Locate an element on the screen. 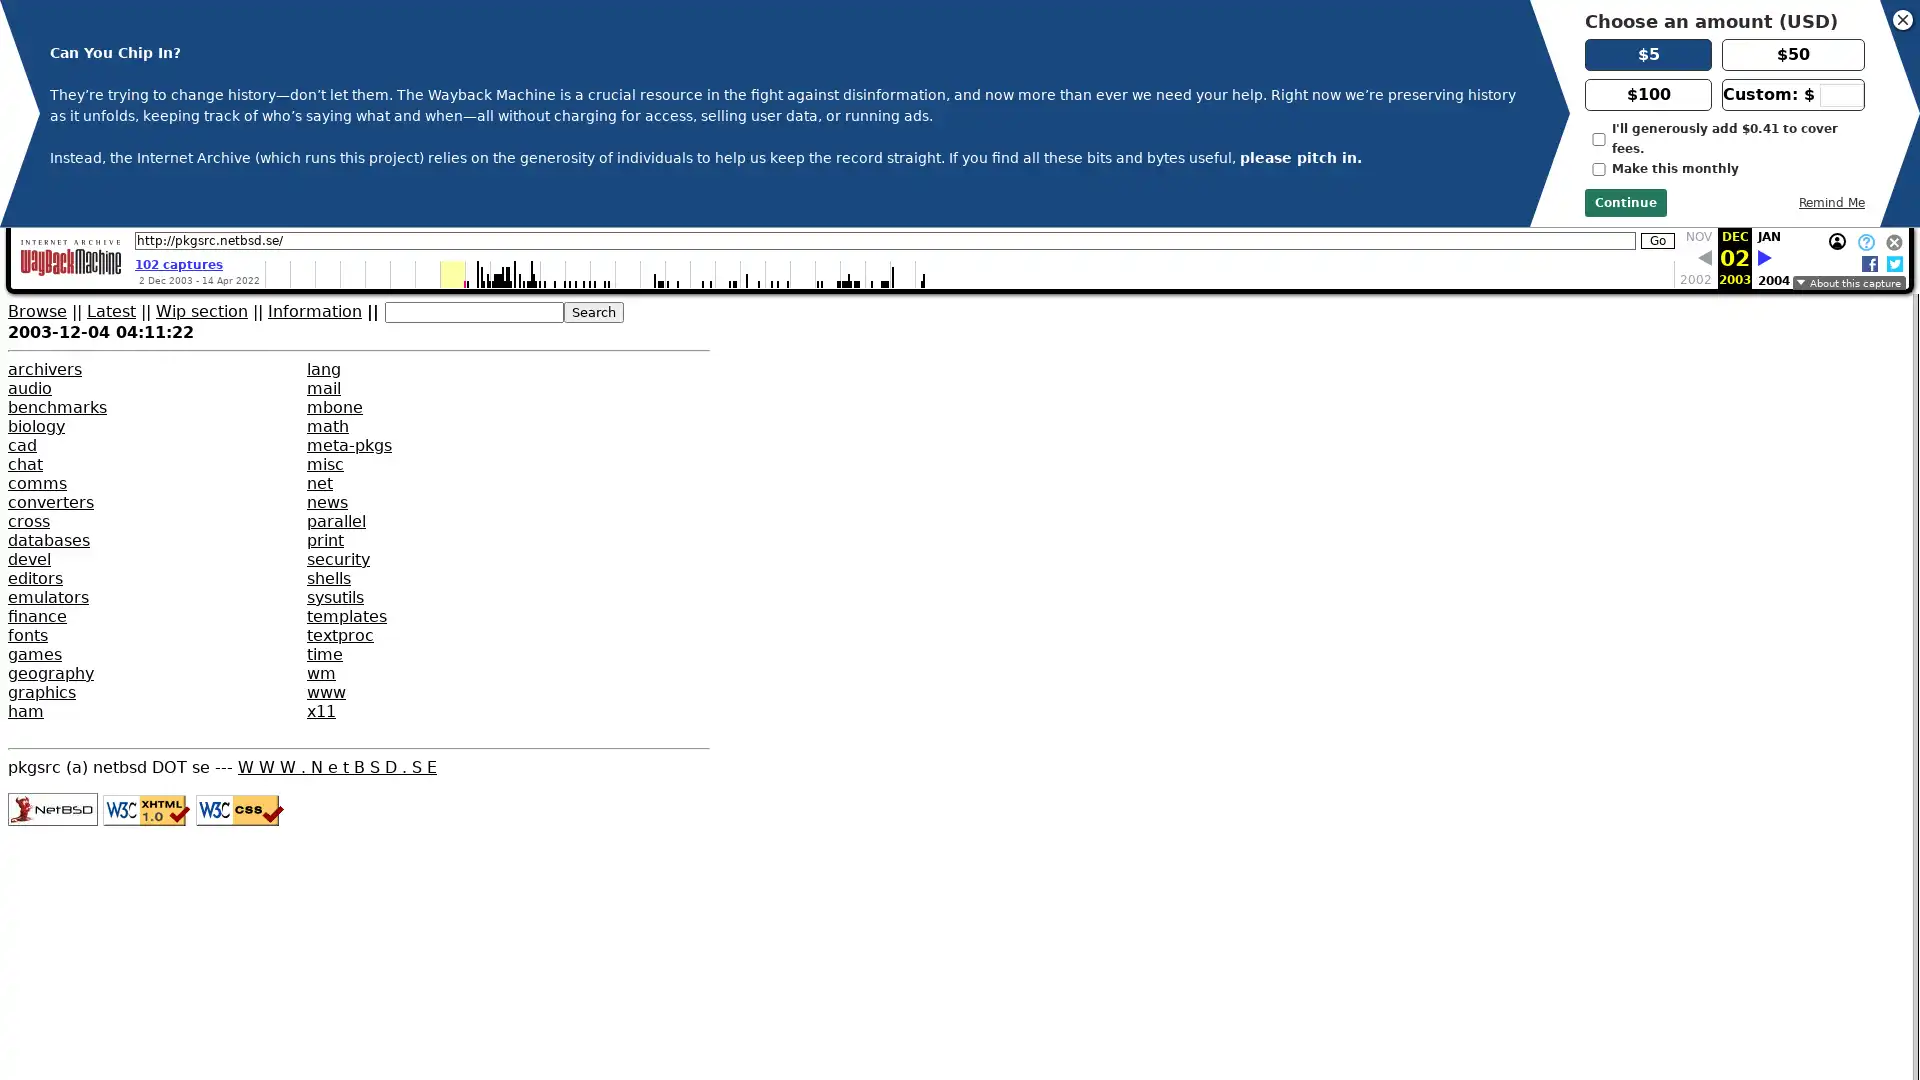  Go is located at coordinates (1657, 239).